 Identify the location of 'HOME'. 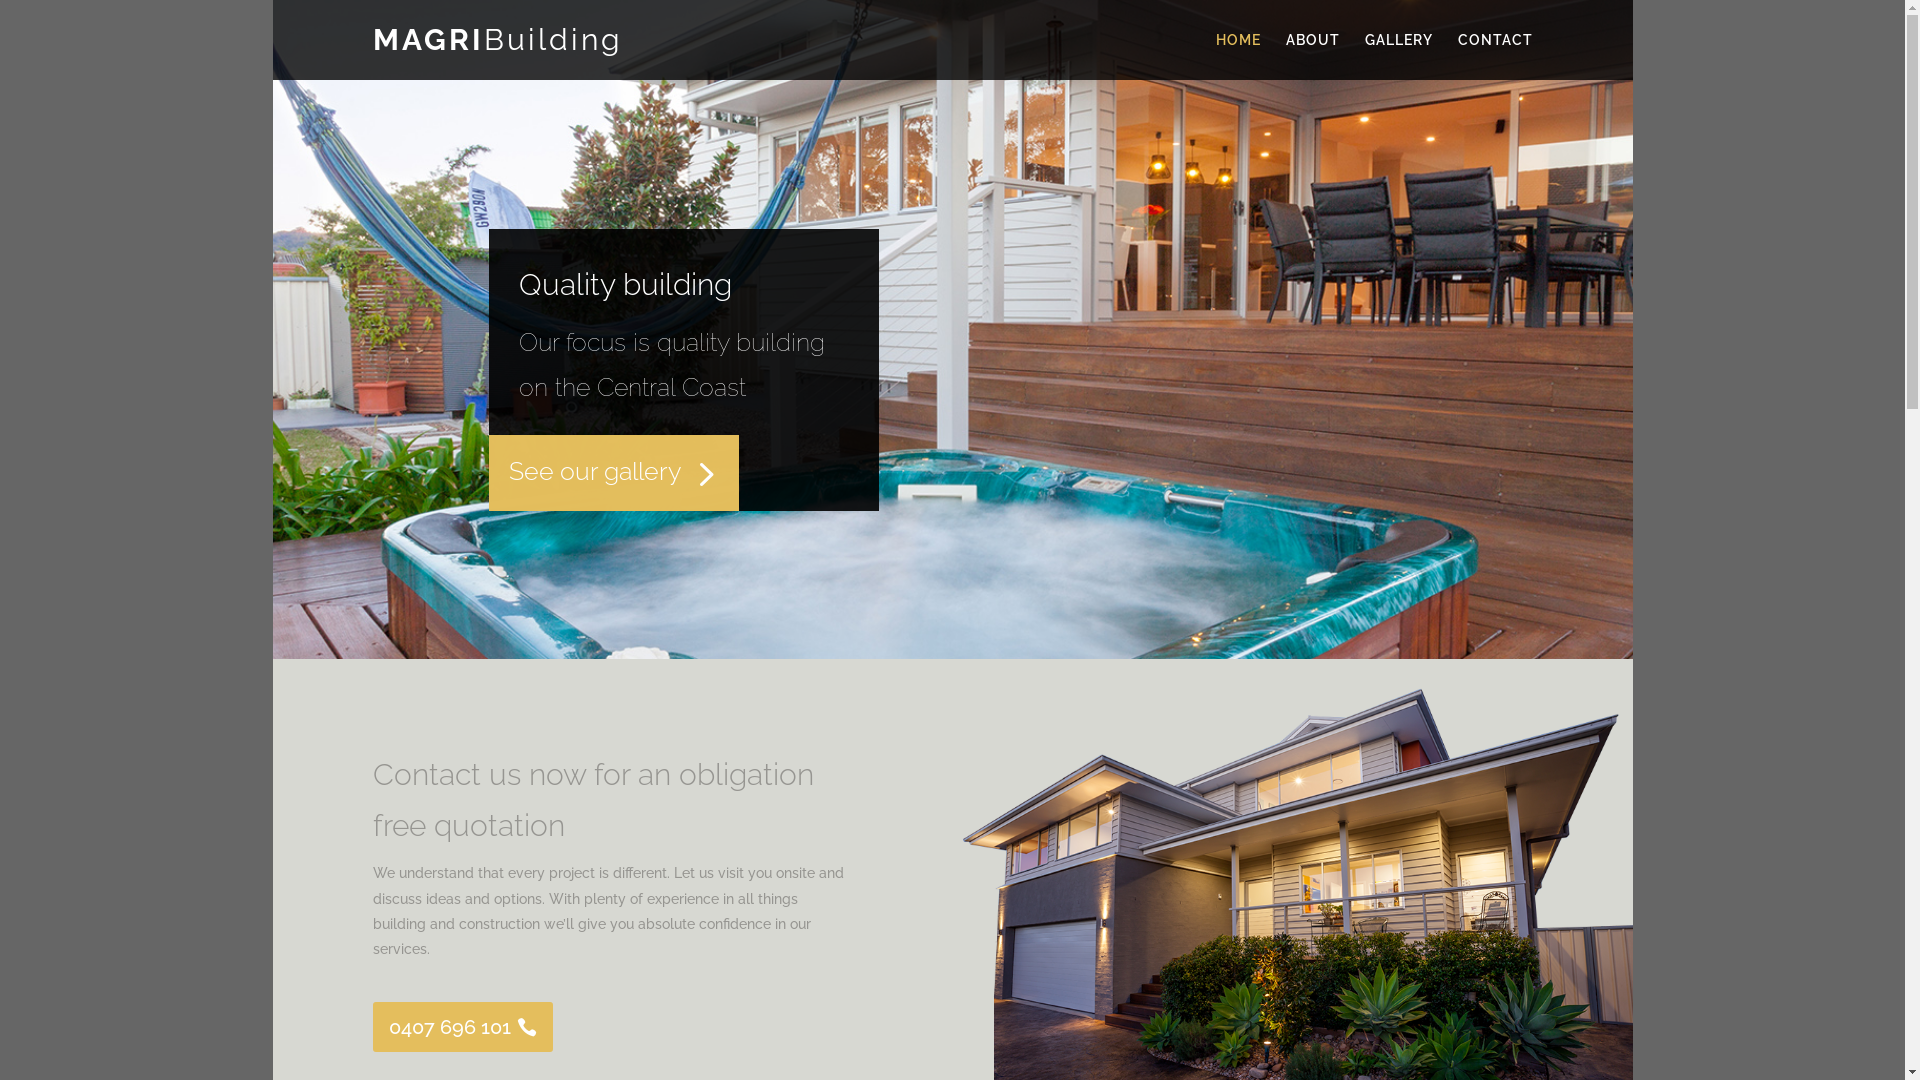
(1237, 55).